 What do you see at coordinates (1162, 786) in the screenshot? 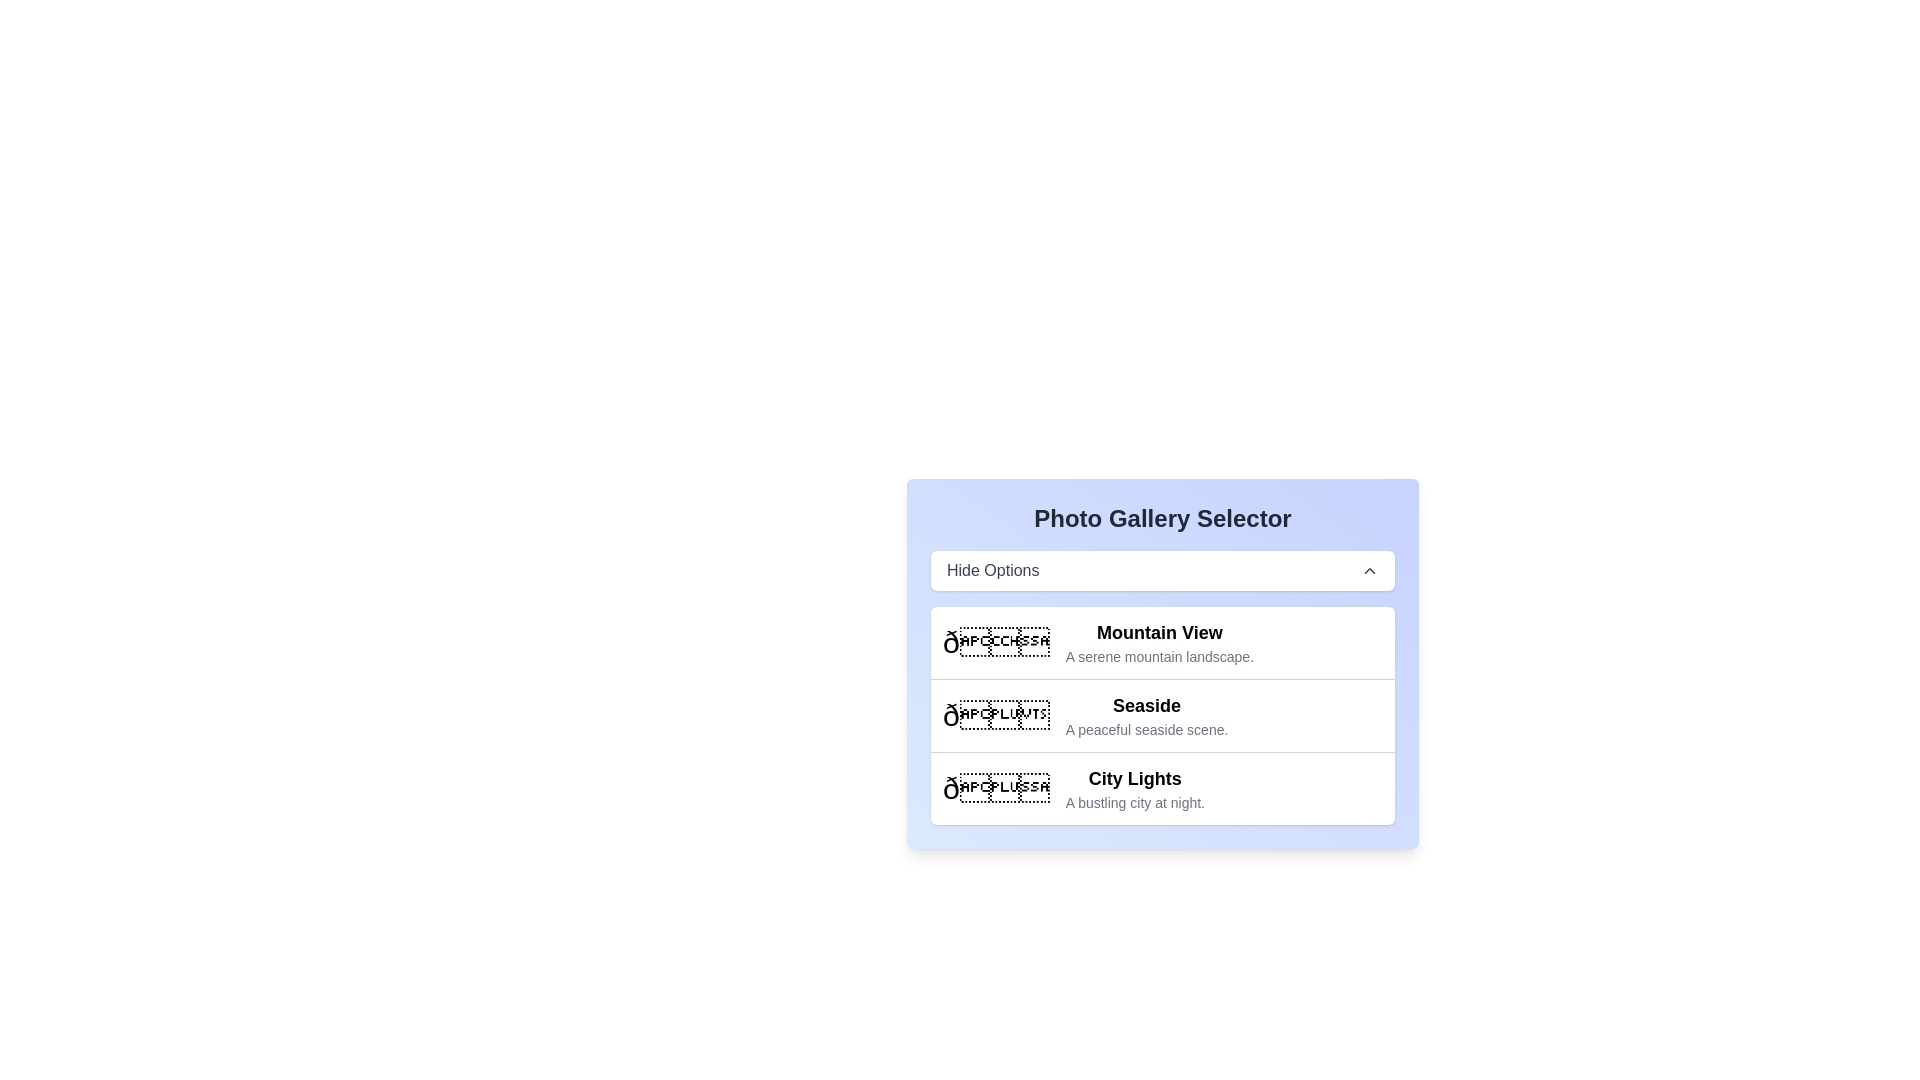
I see `the list item titled 'City Lights' that features an icon and a description below it` at bounding box center [1162, 786].